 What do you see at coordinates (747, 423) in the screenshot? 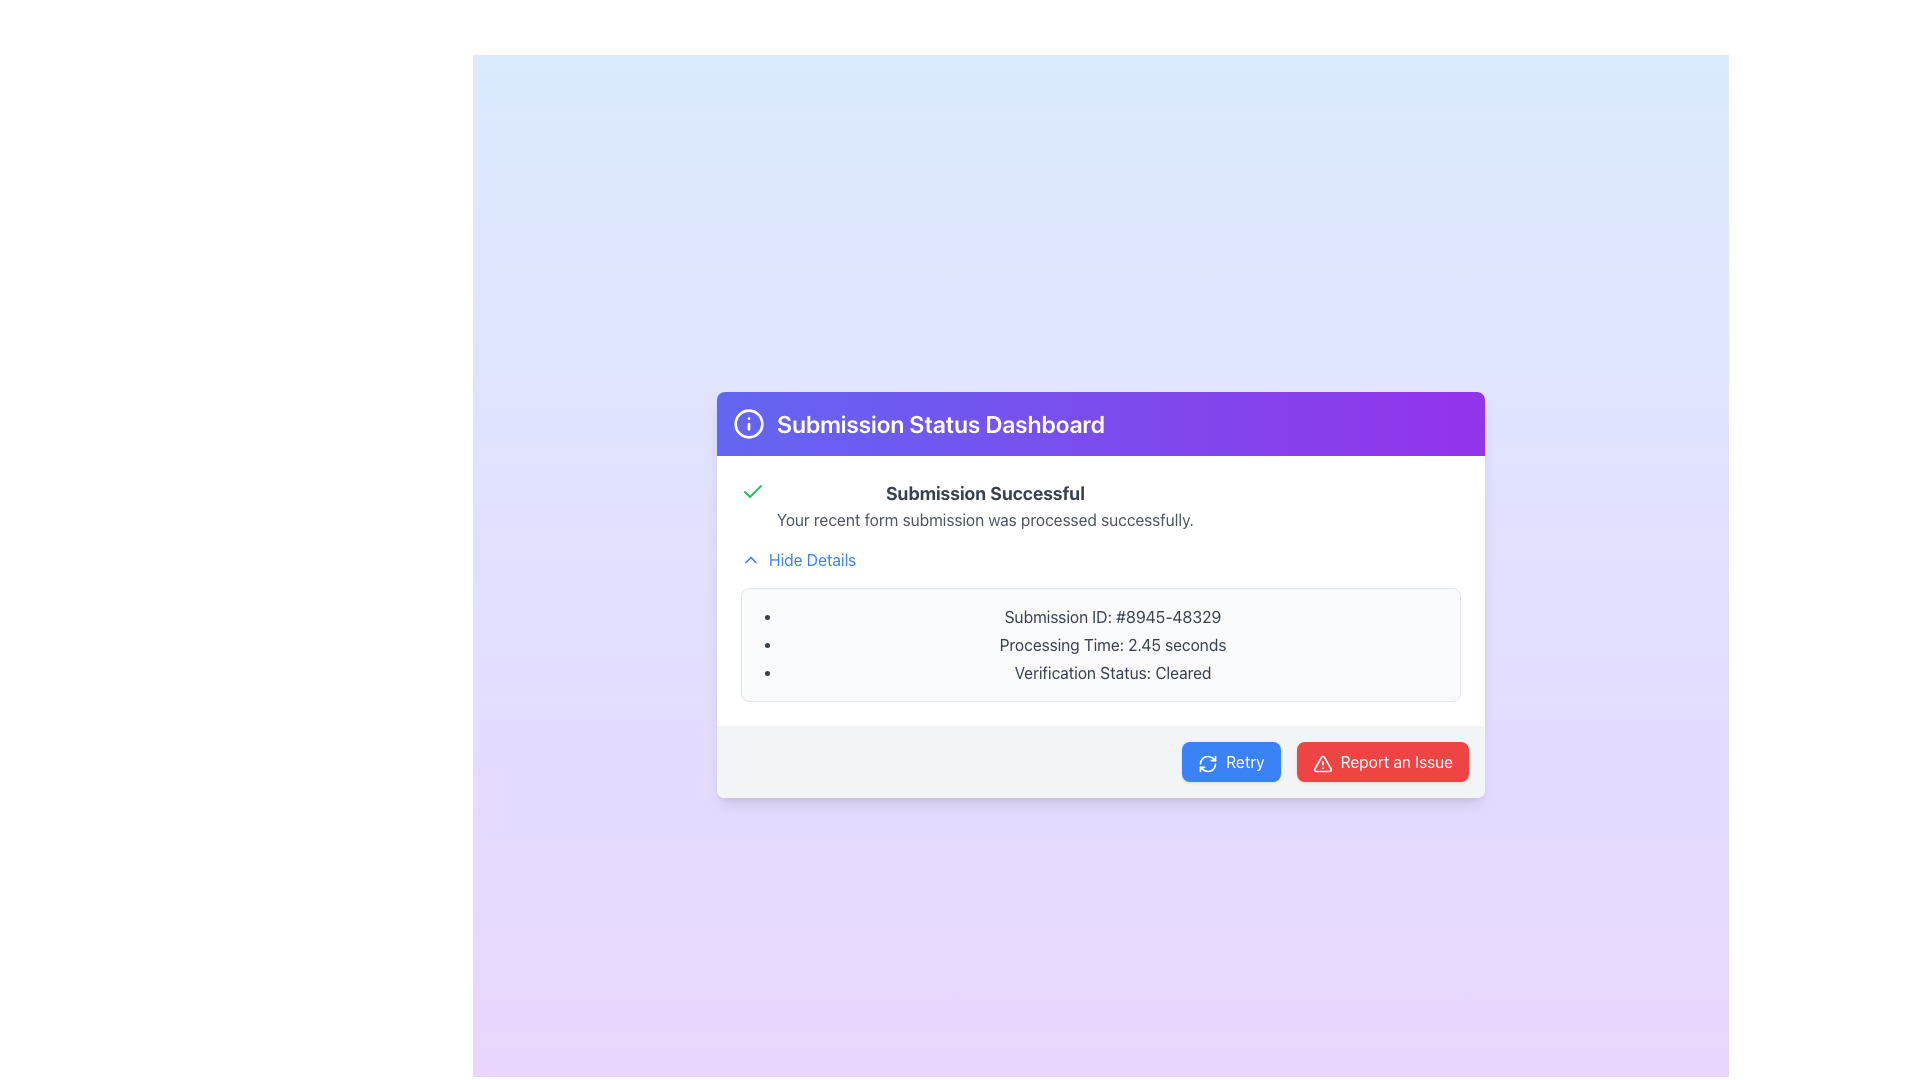
I see `the circular icon with an 'i' character inside, located in the top-left corner of the purple header bar titled 'Submission Status Dashboard'` at bounding box center [747, 423].